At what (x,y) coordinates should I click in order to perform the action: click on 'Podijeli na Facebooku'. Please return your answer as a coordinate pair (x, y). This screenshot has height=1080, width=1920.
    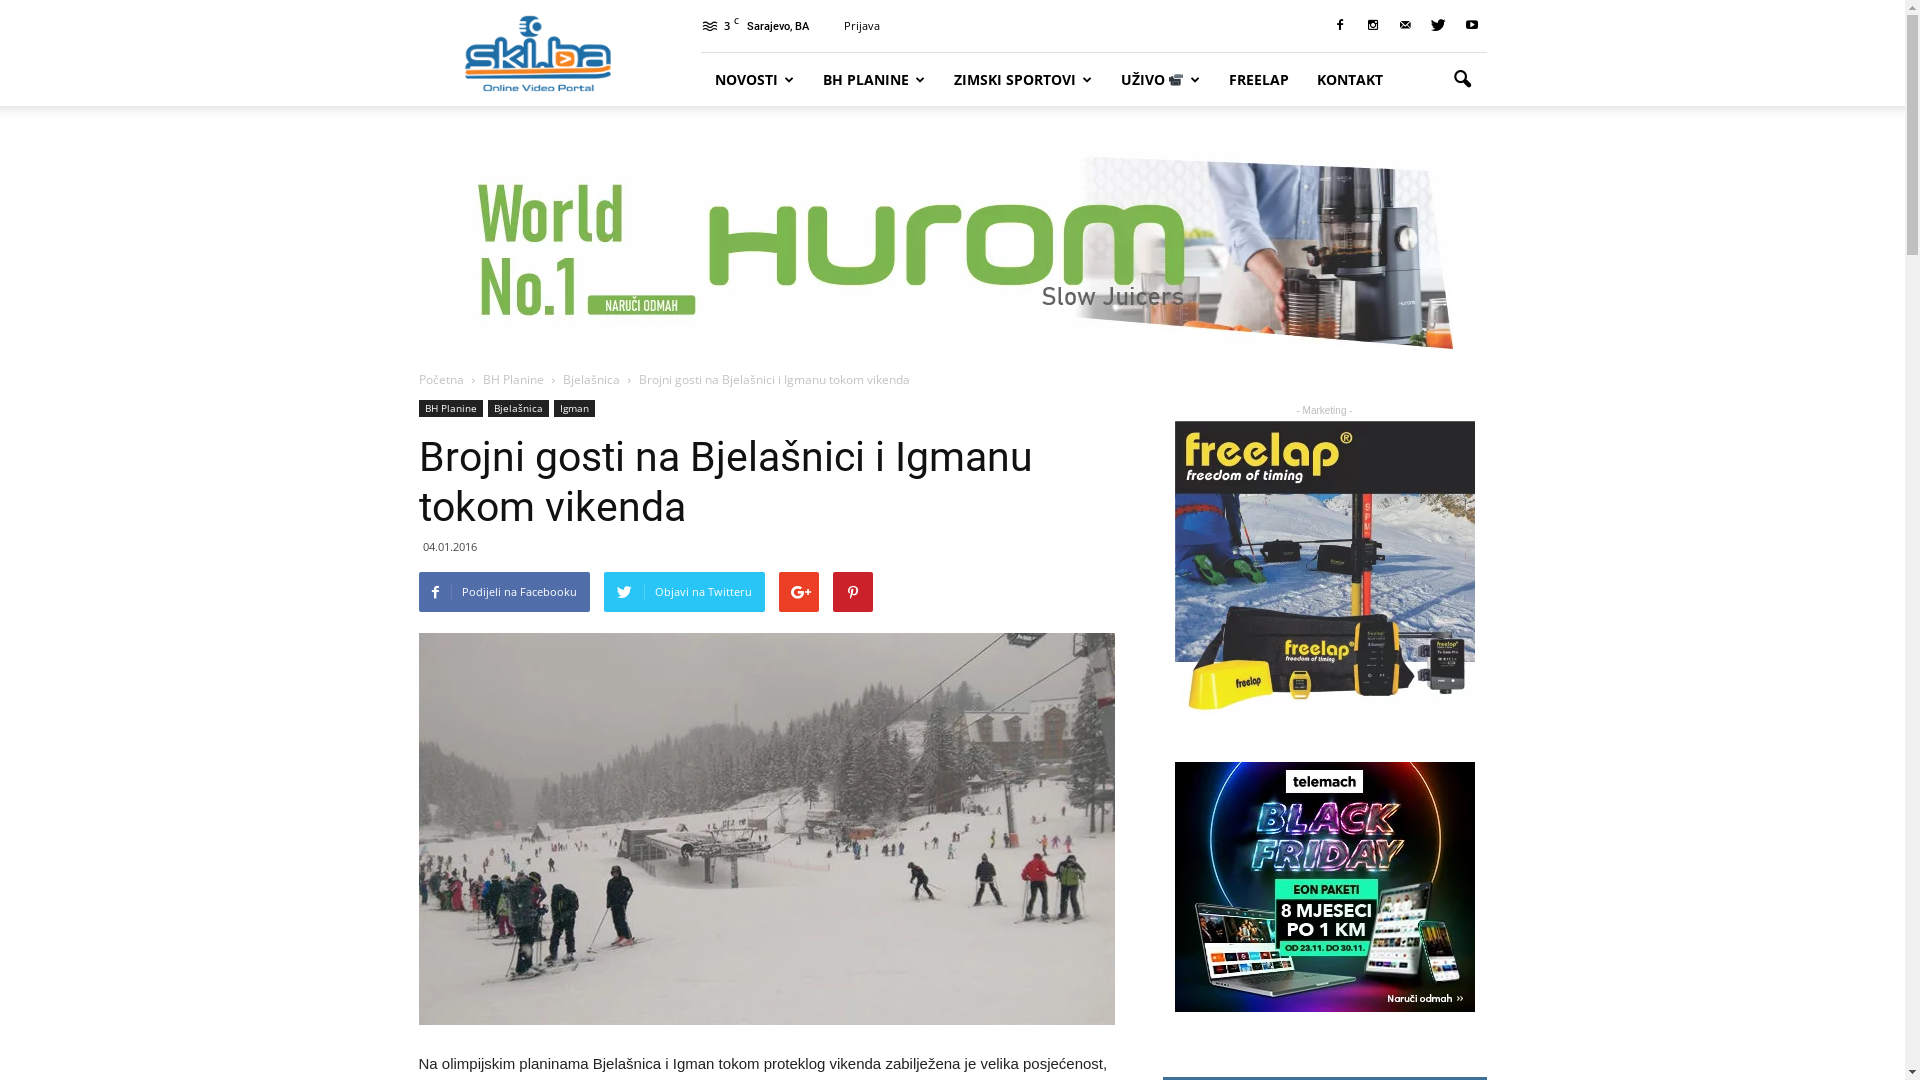
    Looking at the image, I should click on (416, 590).